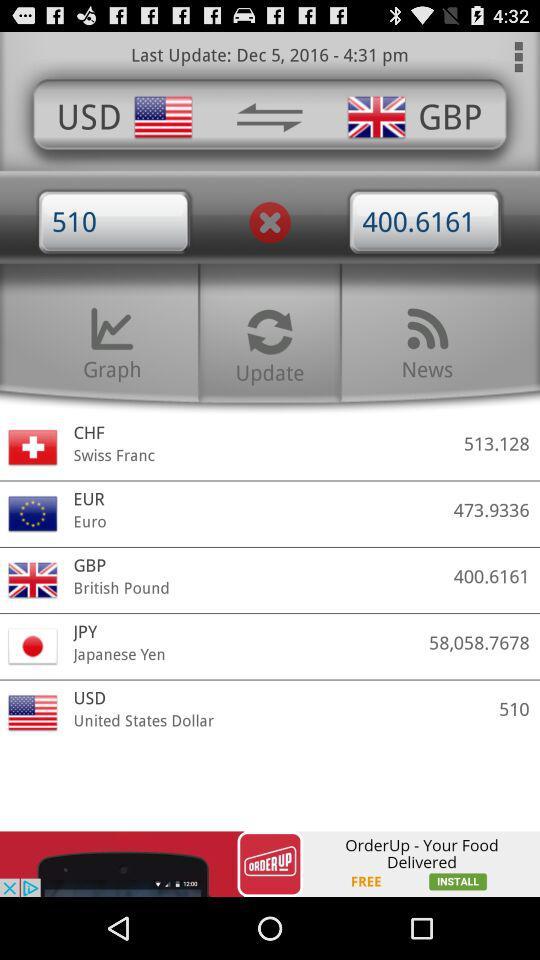 The image size is (540, 960). I want to click on exit option, so click(270, 222).